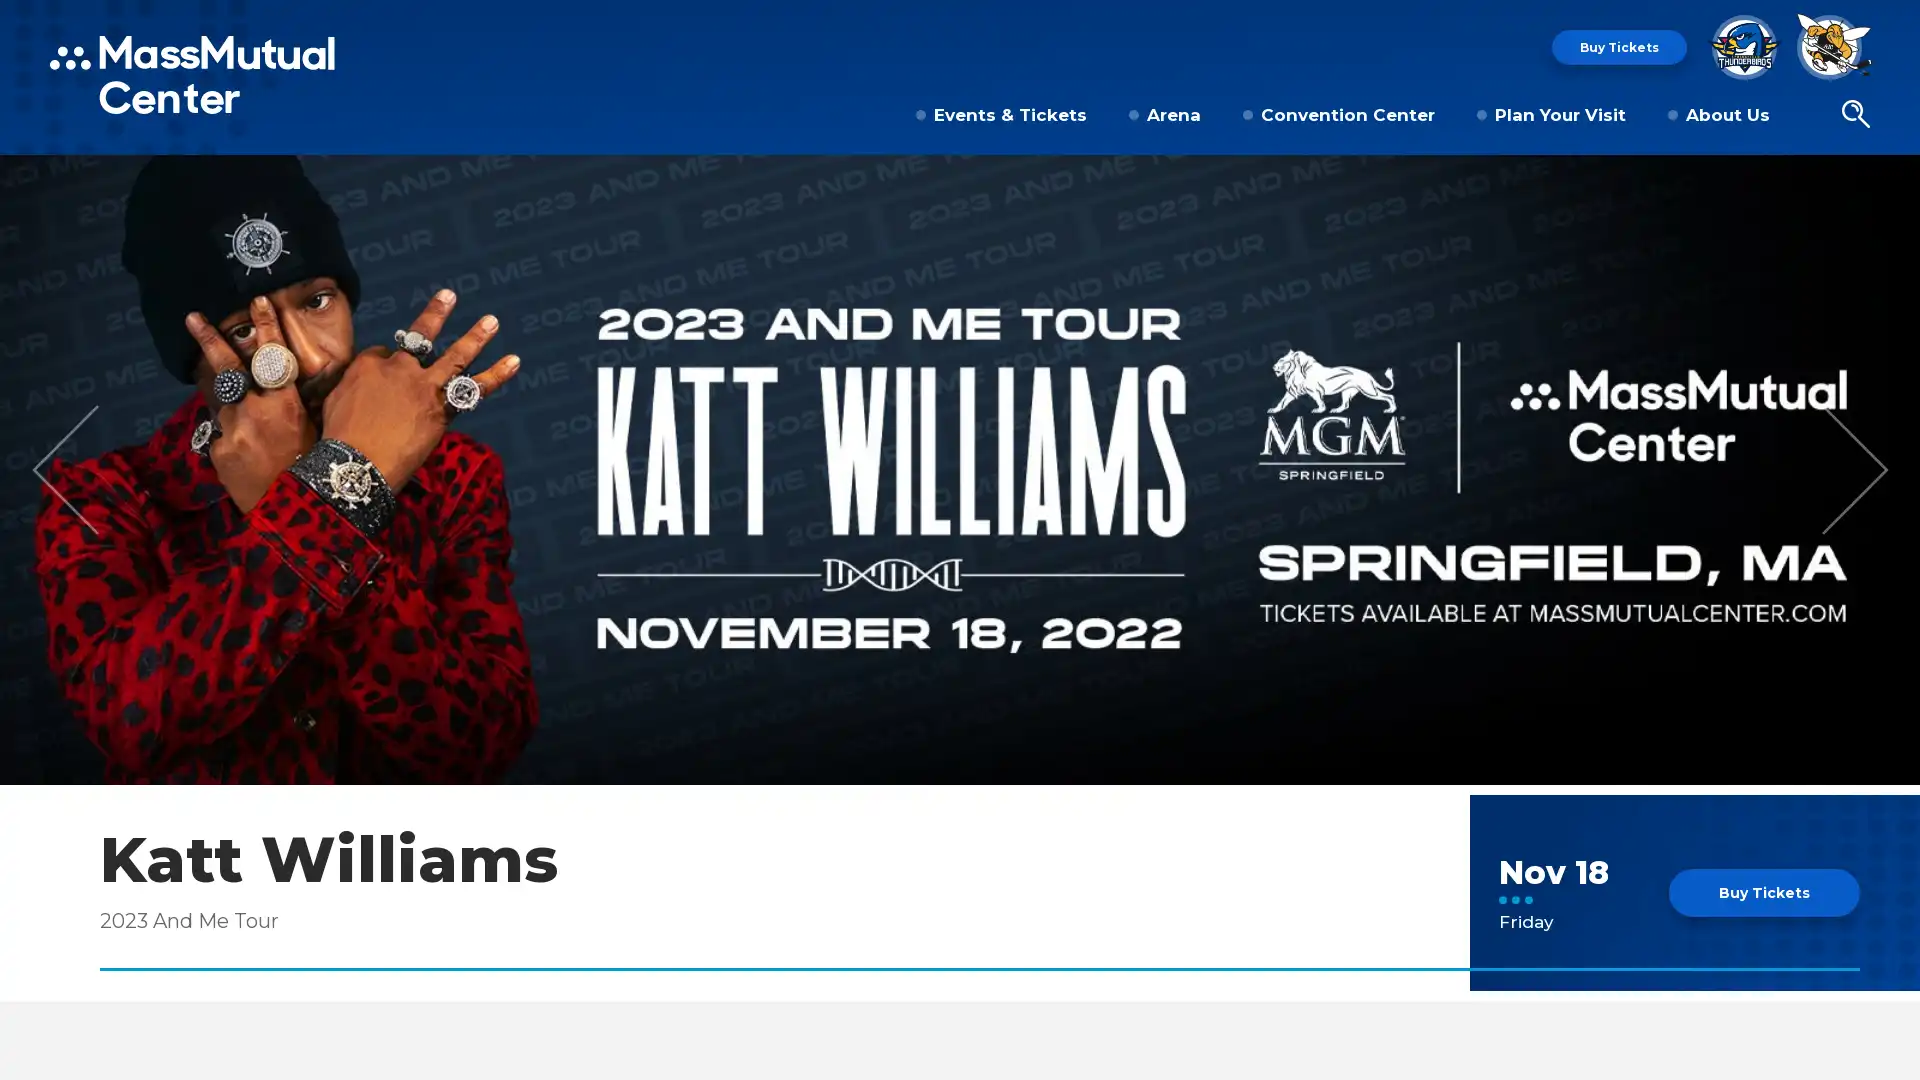 The image size is (1920, 1080). I want to click on Pause Slideshow, so click(1893, 182).